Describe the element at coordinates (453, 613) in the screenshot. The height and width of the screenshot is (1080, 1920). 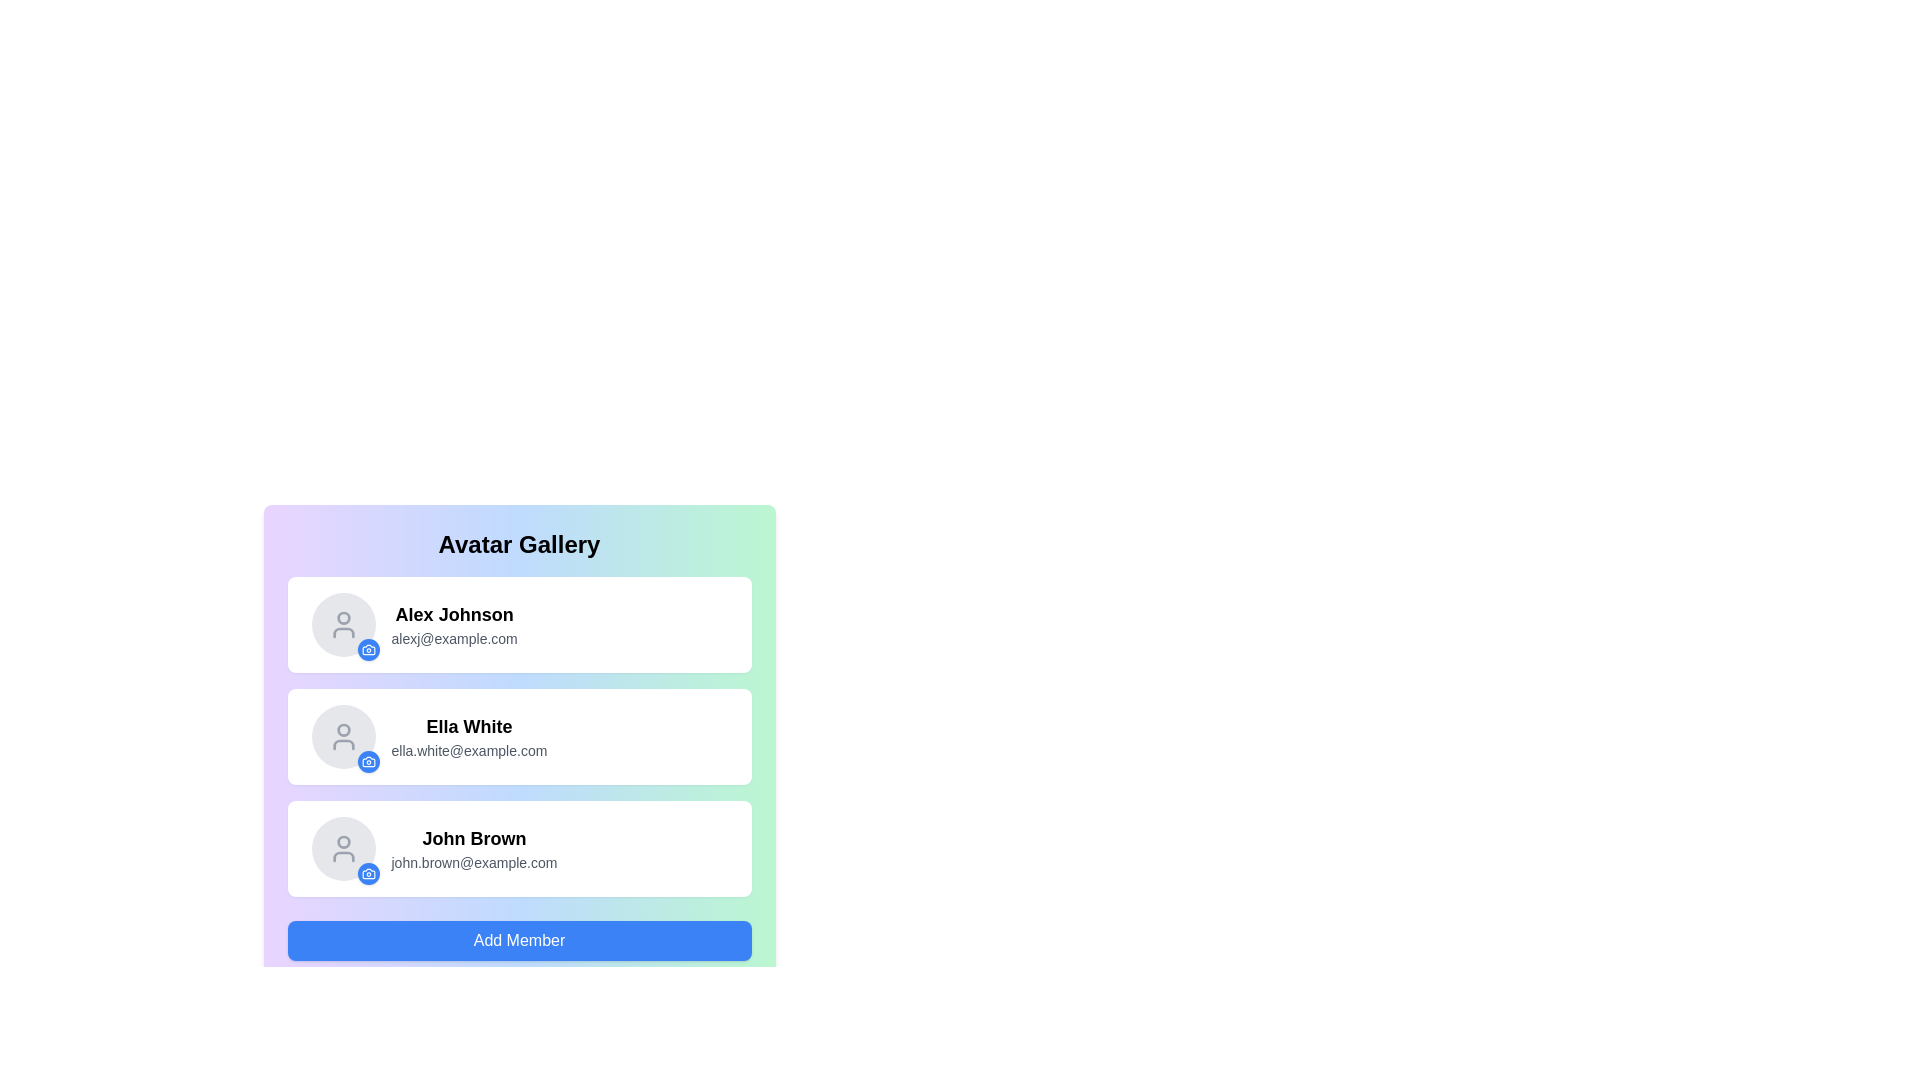
I see `the Text label that displays the user's name, located directly above the email 'alexj@example.com' and next to the user avatar icon` at that location.